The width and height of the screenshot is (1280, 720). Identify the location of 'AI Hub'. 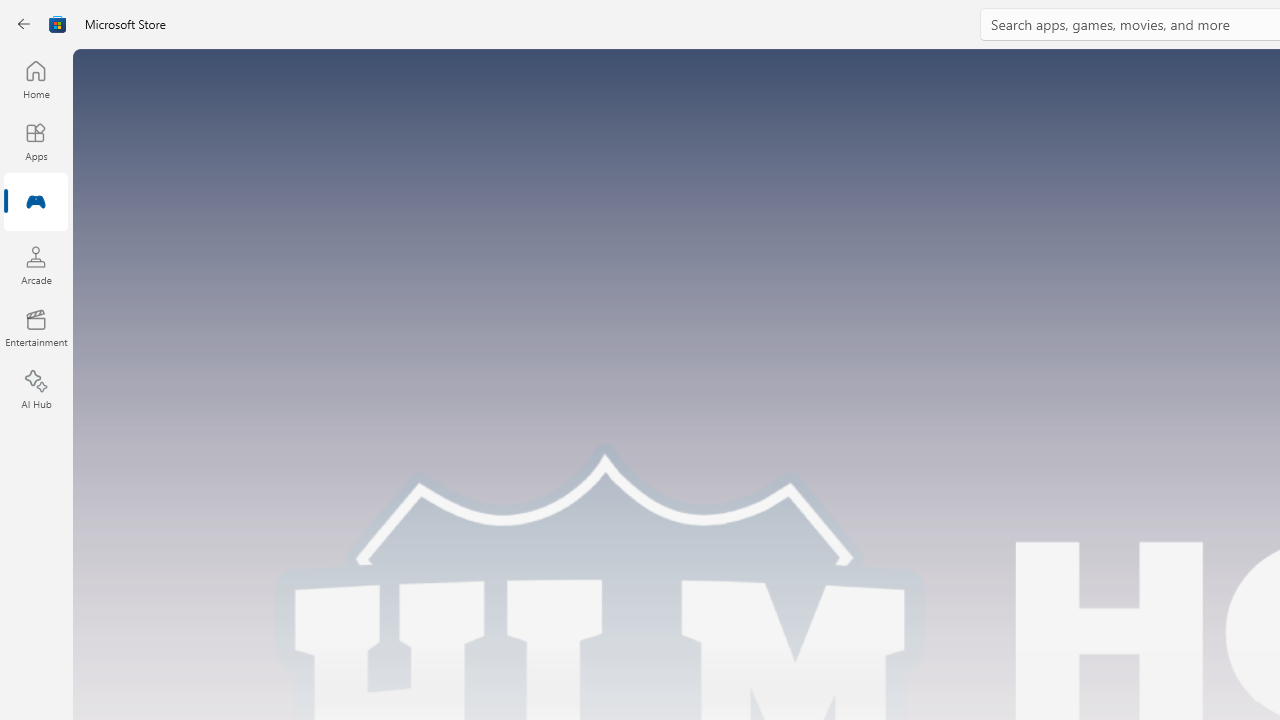
(35, 390).